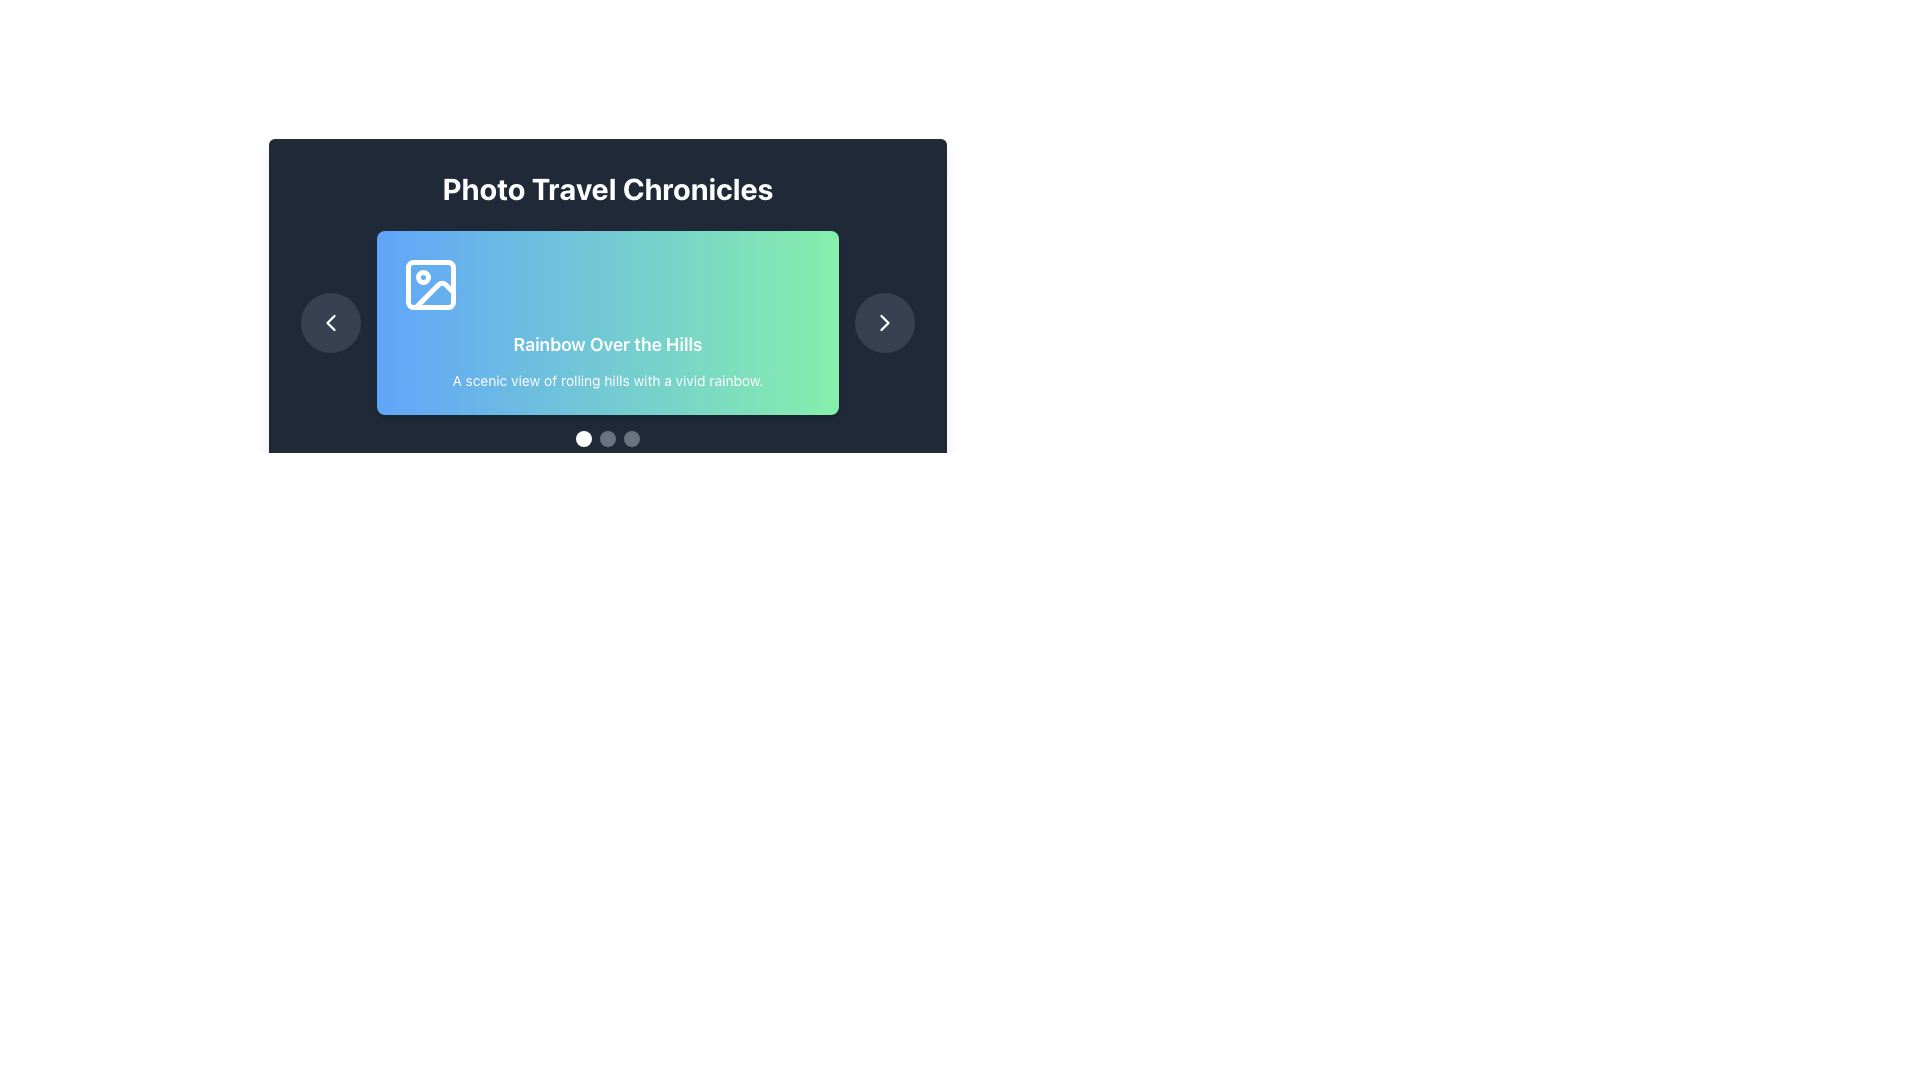 The image size is (1920, 1080). What do you see at coordinates (331, 322) in the screenshot?
I see `the left-facing chevron icon within its circular button` at bounding box center [331, 322].